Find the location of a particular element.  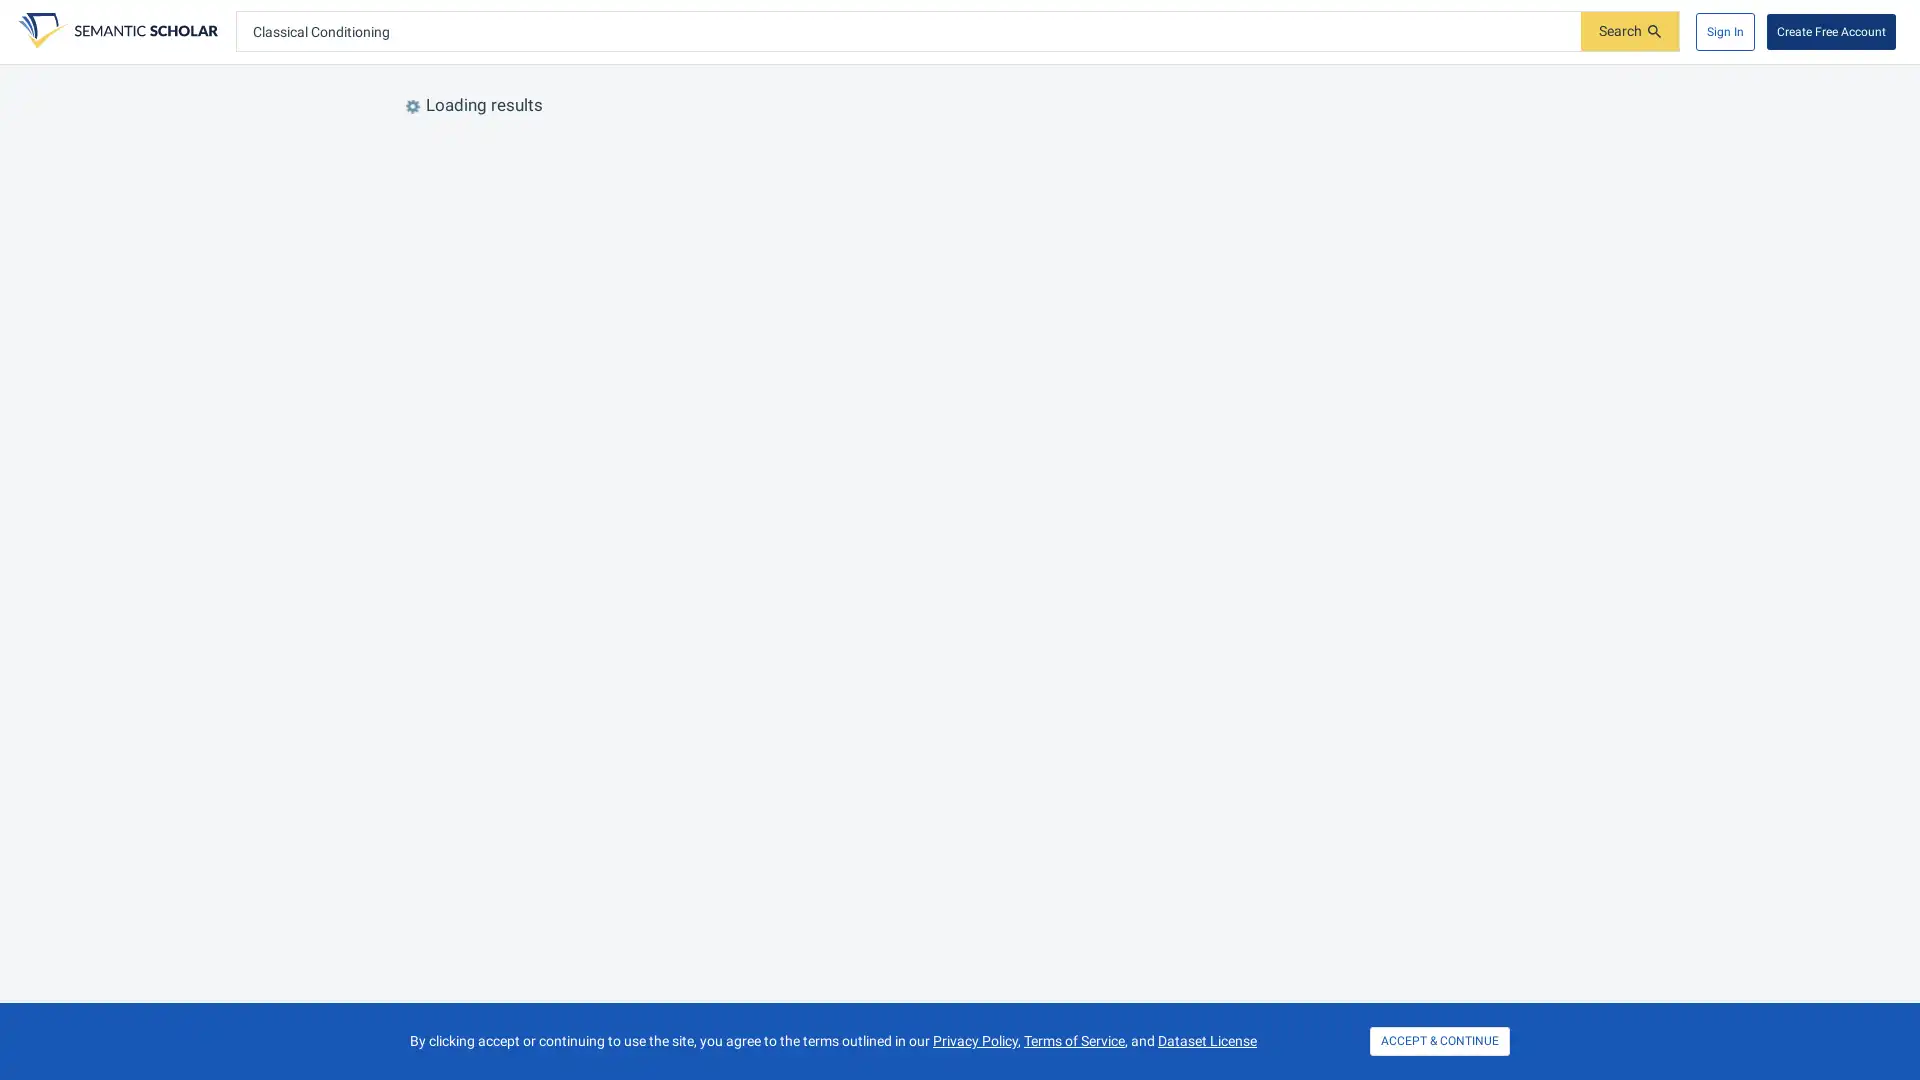

Turn on email alert for this paper is located at coordinates (706, 547).